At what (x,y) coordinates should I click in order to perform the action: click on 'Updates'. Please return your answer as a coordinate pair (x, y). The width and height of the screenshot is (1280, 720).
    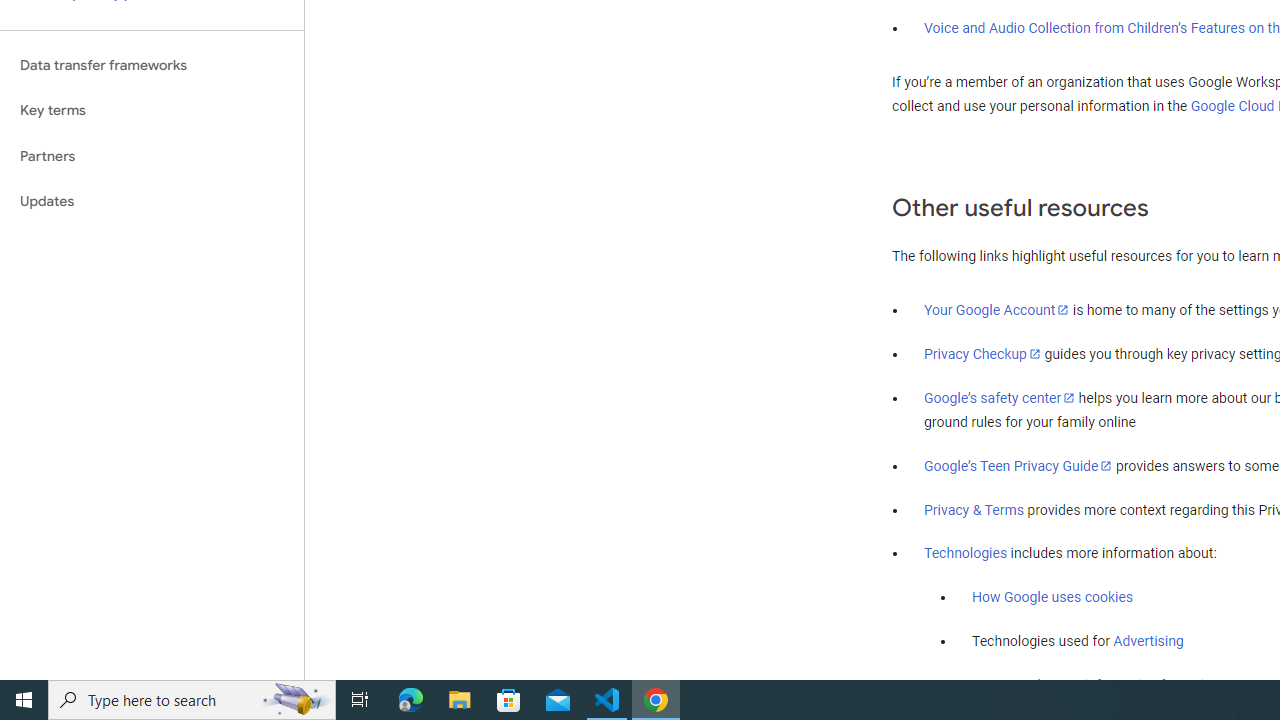
    Looking at the image, I should click on (151, 201).